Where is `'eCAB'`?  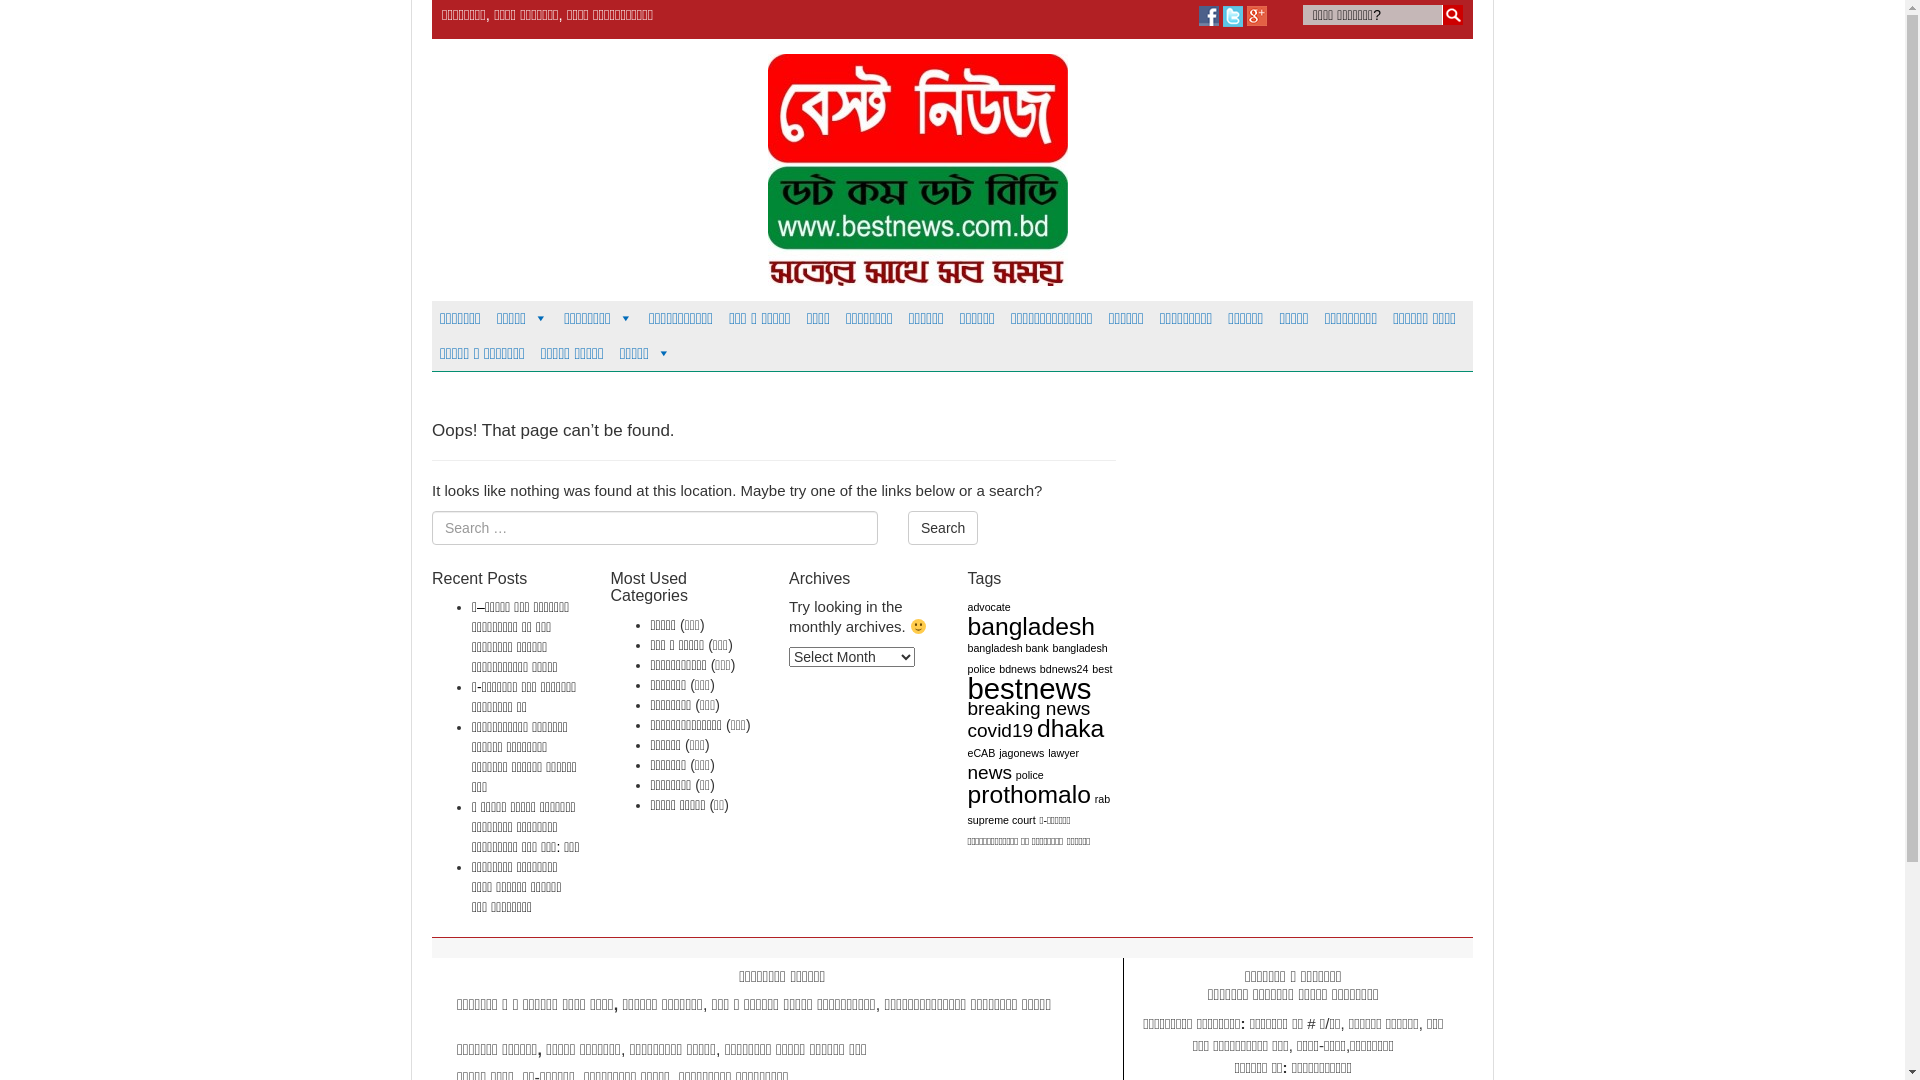
'eCAB' is located at coordinates (982, 752).